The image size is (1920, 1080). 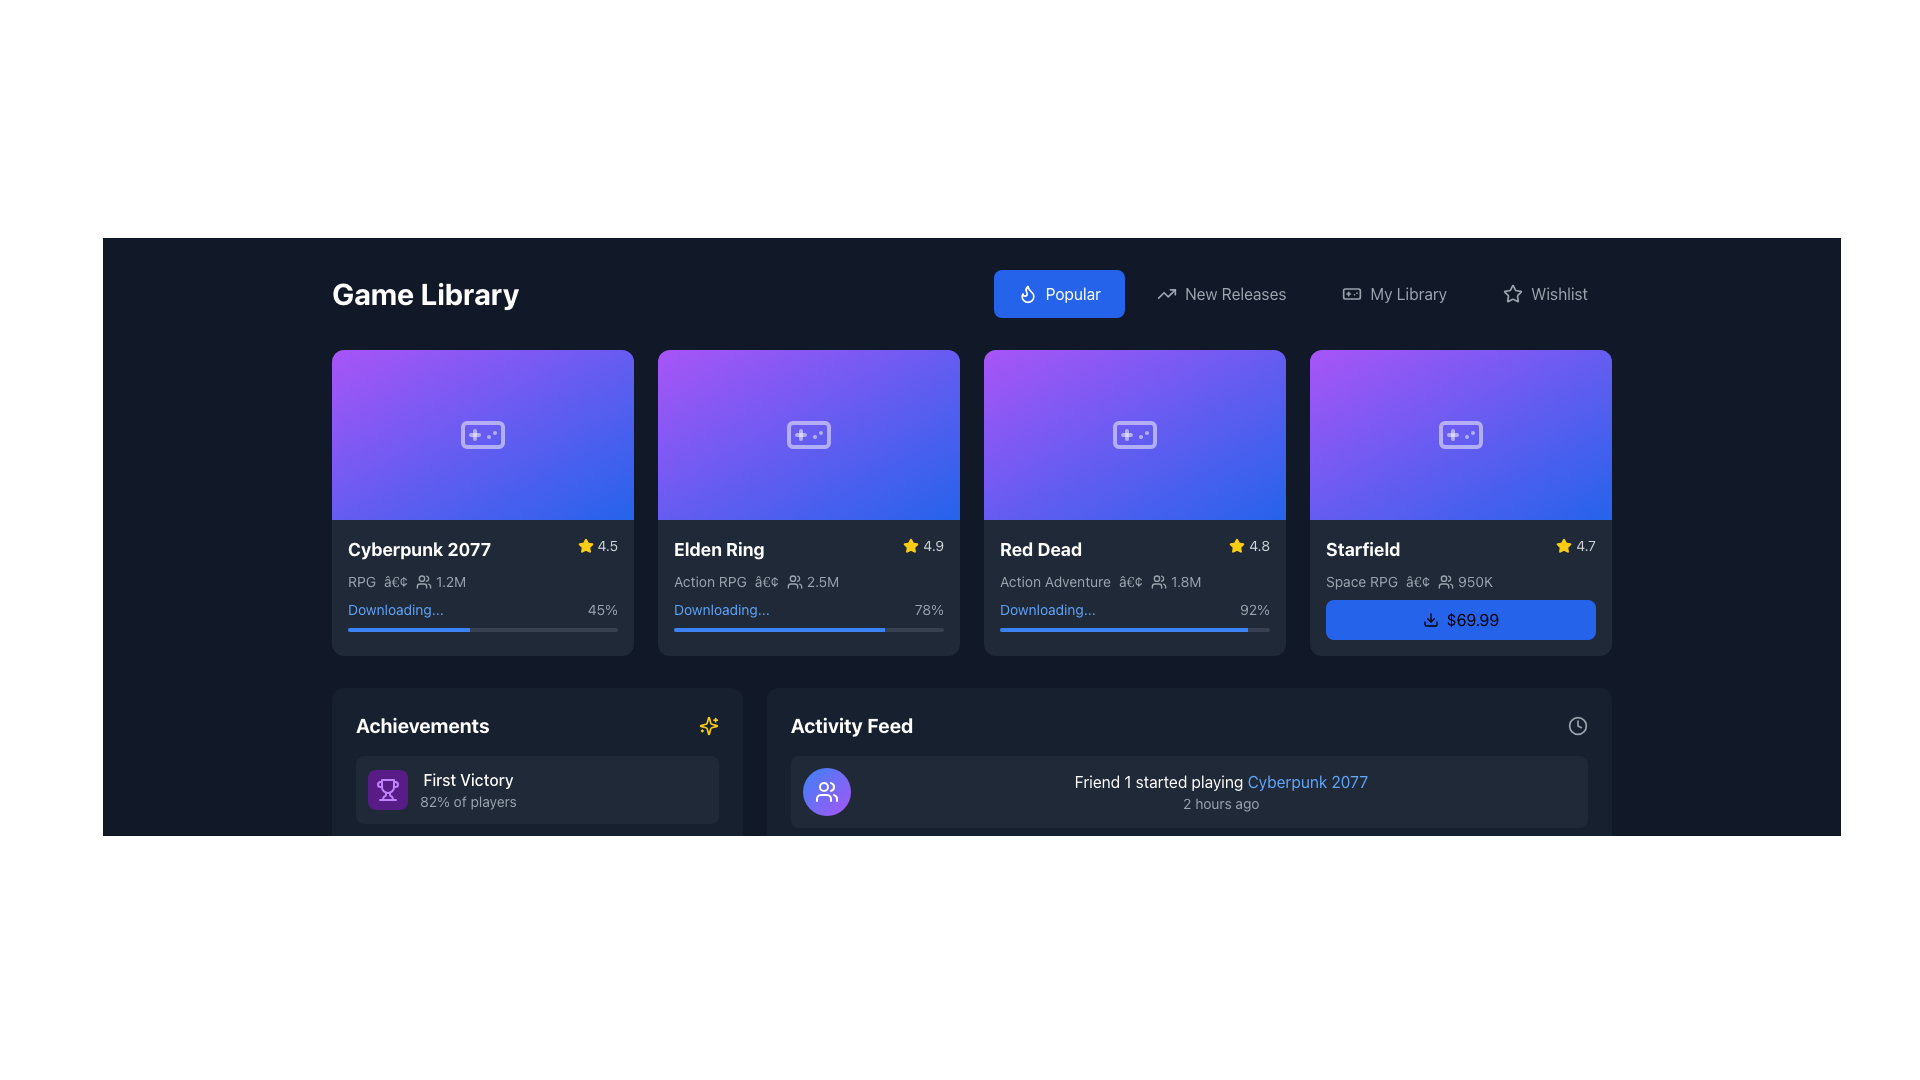 I want to click on the visual indicator element displaying the user rating for the 'Starfield' game, located in the top-right corner of the 'Starfield' card in the 'Game Library' section, so click(x=1575, y=545).